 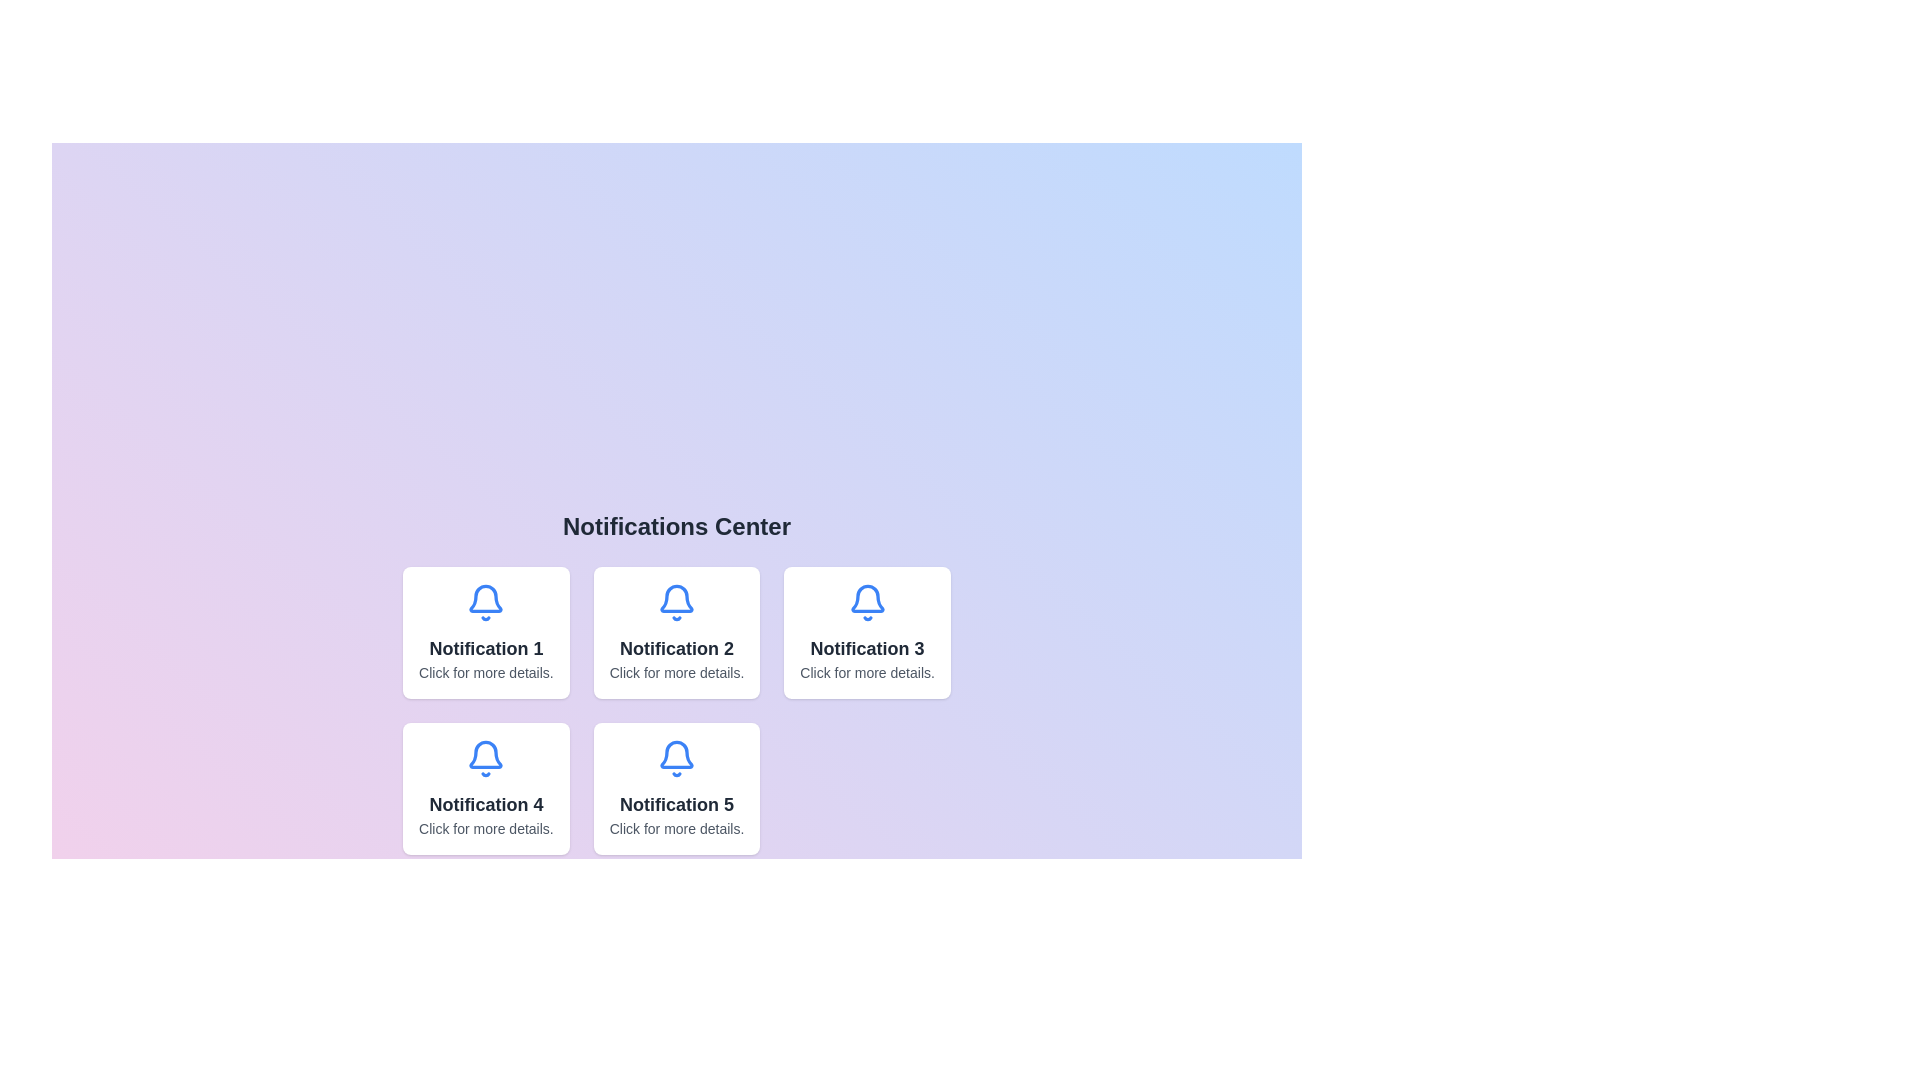 What do you see at coordinates (486, 804) in the screenshot?
I see `the text label that contains 'Notification 4', styled in bold, located in the bottom-left of the two-row layout, positioned under a bell icon and above 'Click for more details.'` at bounding box center [486, 804].